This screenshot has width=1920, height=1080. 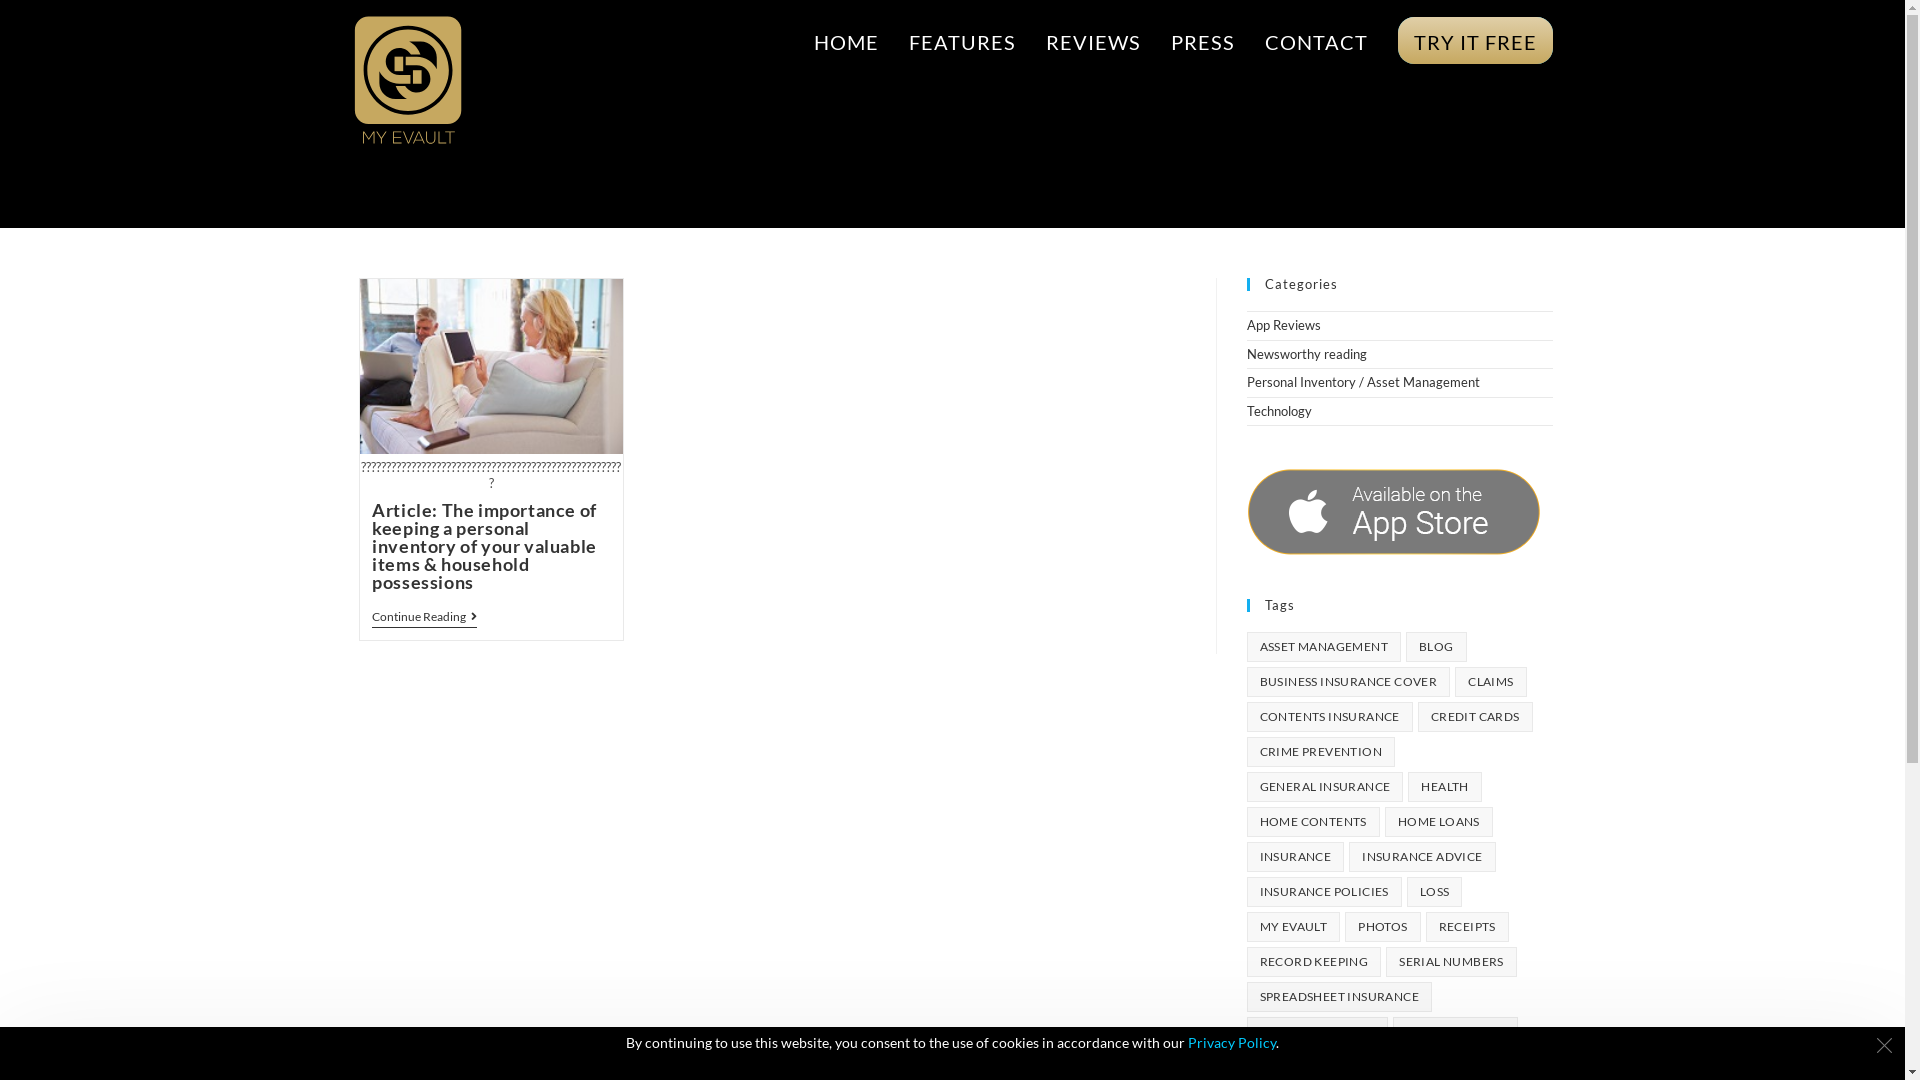 What do you see at coordinates (1295, 855) in the screenshot?
I see `'INSURANCE'` at bounding box center [1295, 855].